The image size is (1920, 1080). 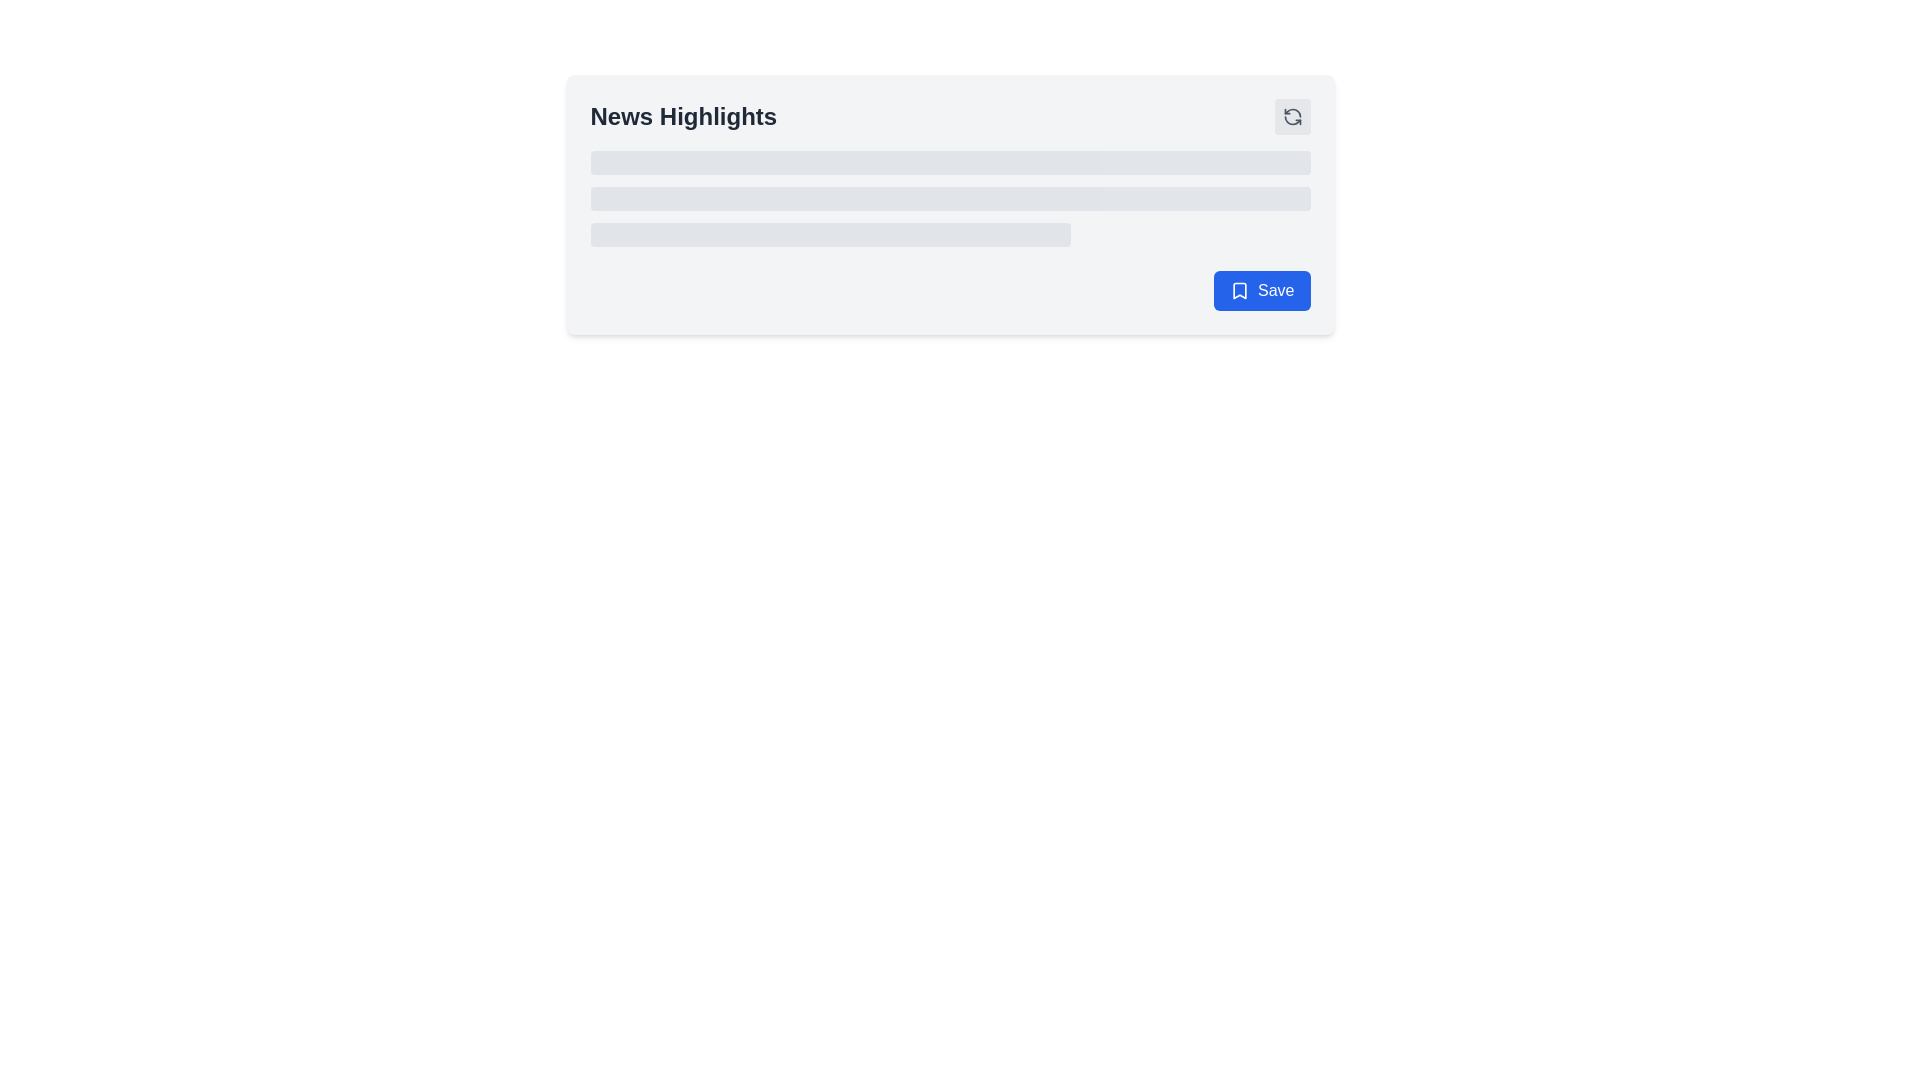 What do you see at coordinates (1292, 116) in the screenshot?
I see `the refresh button located in the top-right corner of the 'News Highlights' section to reload the content` at bounding box center [1292, 116].